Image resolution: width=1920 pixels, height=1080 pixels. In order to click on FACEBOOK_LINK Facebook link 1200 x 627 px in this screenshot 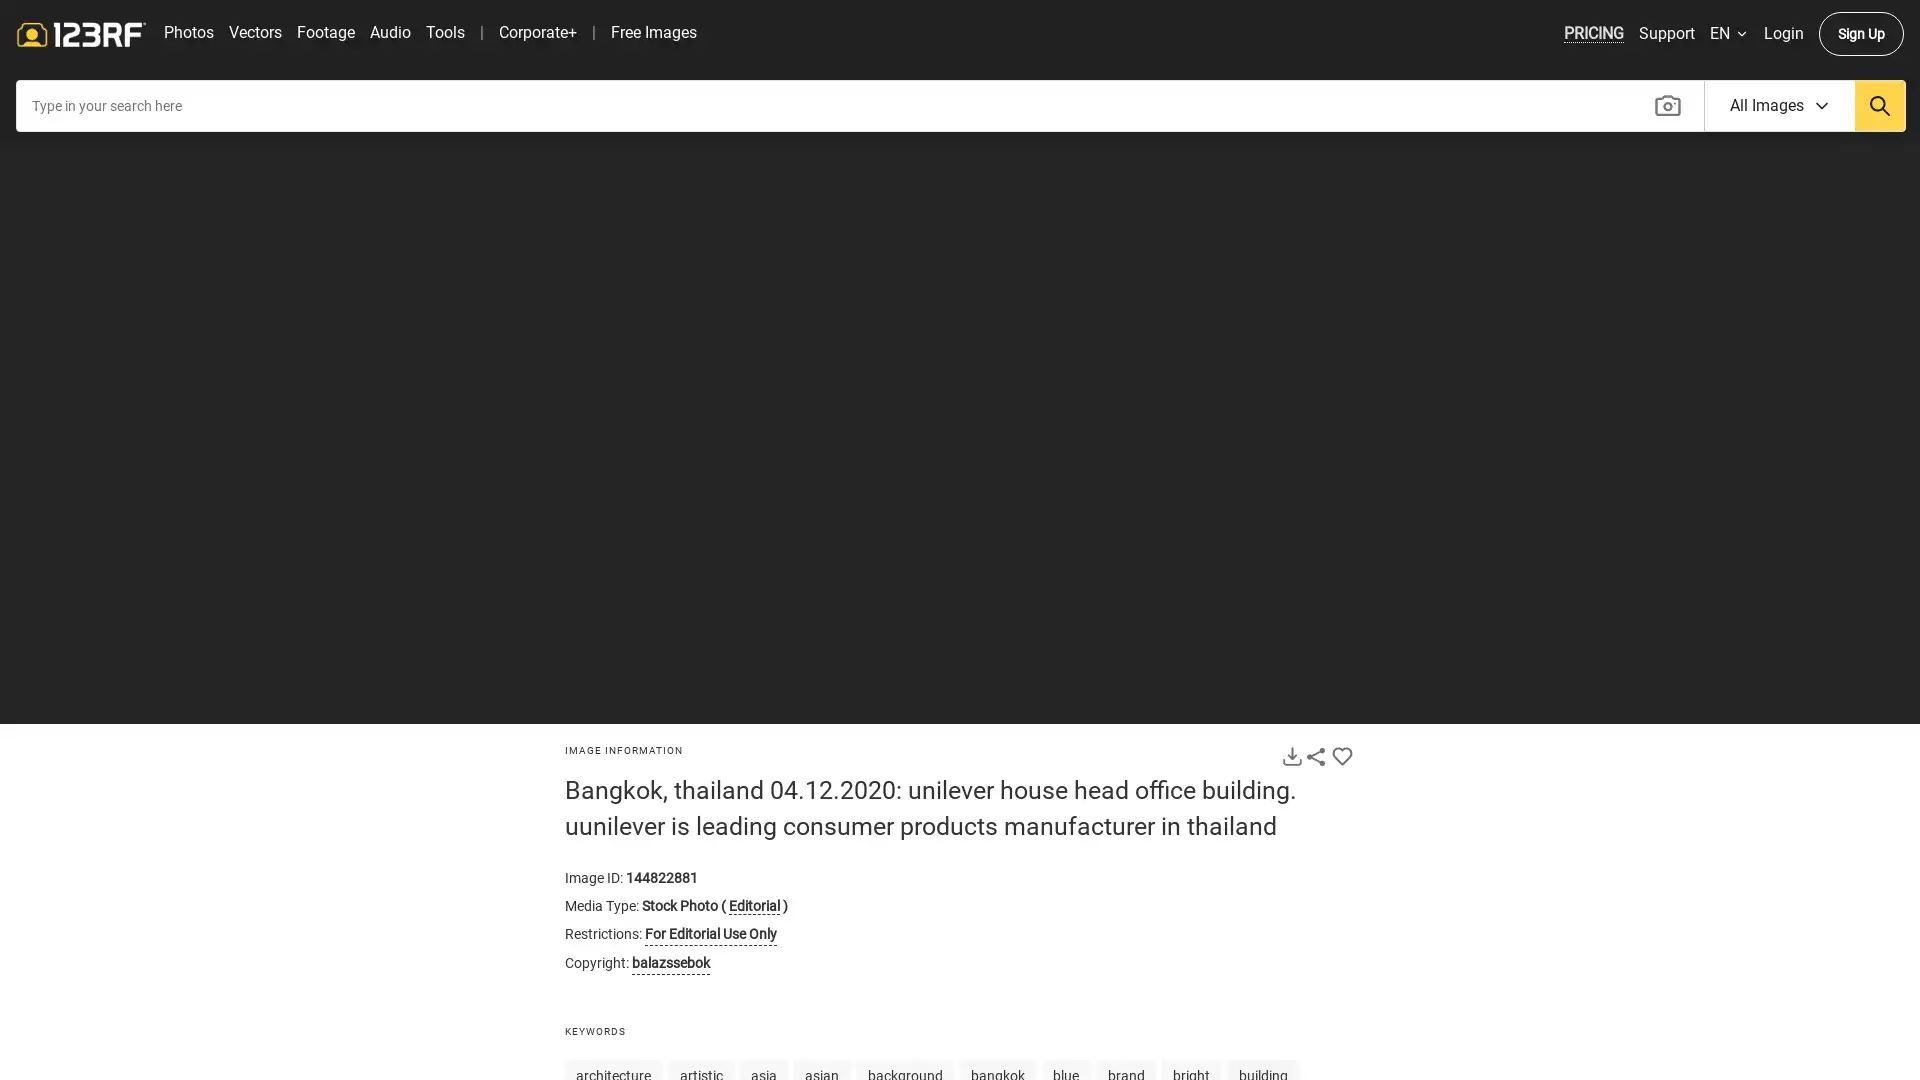, I will do `click(1840, 688)`.